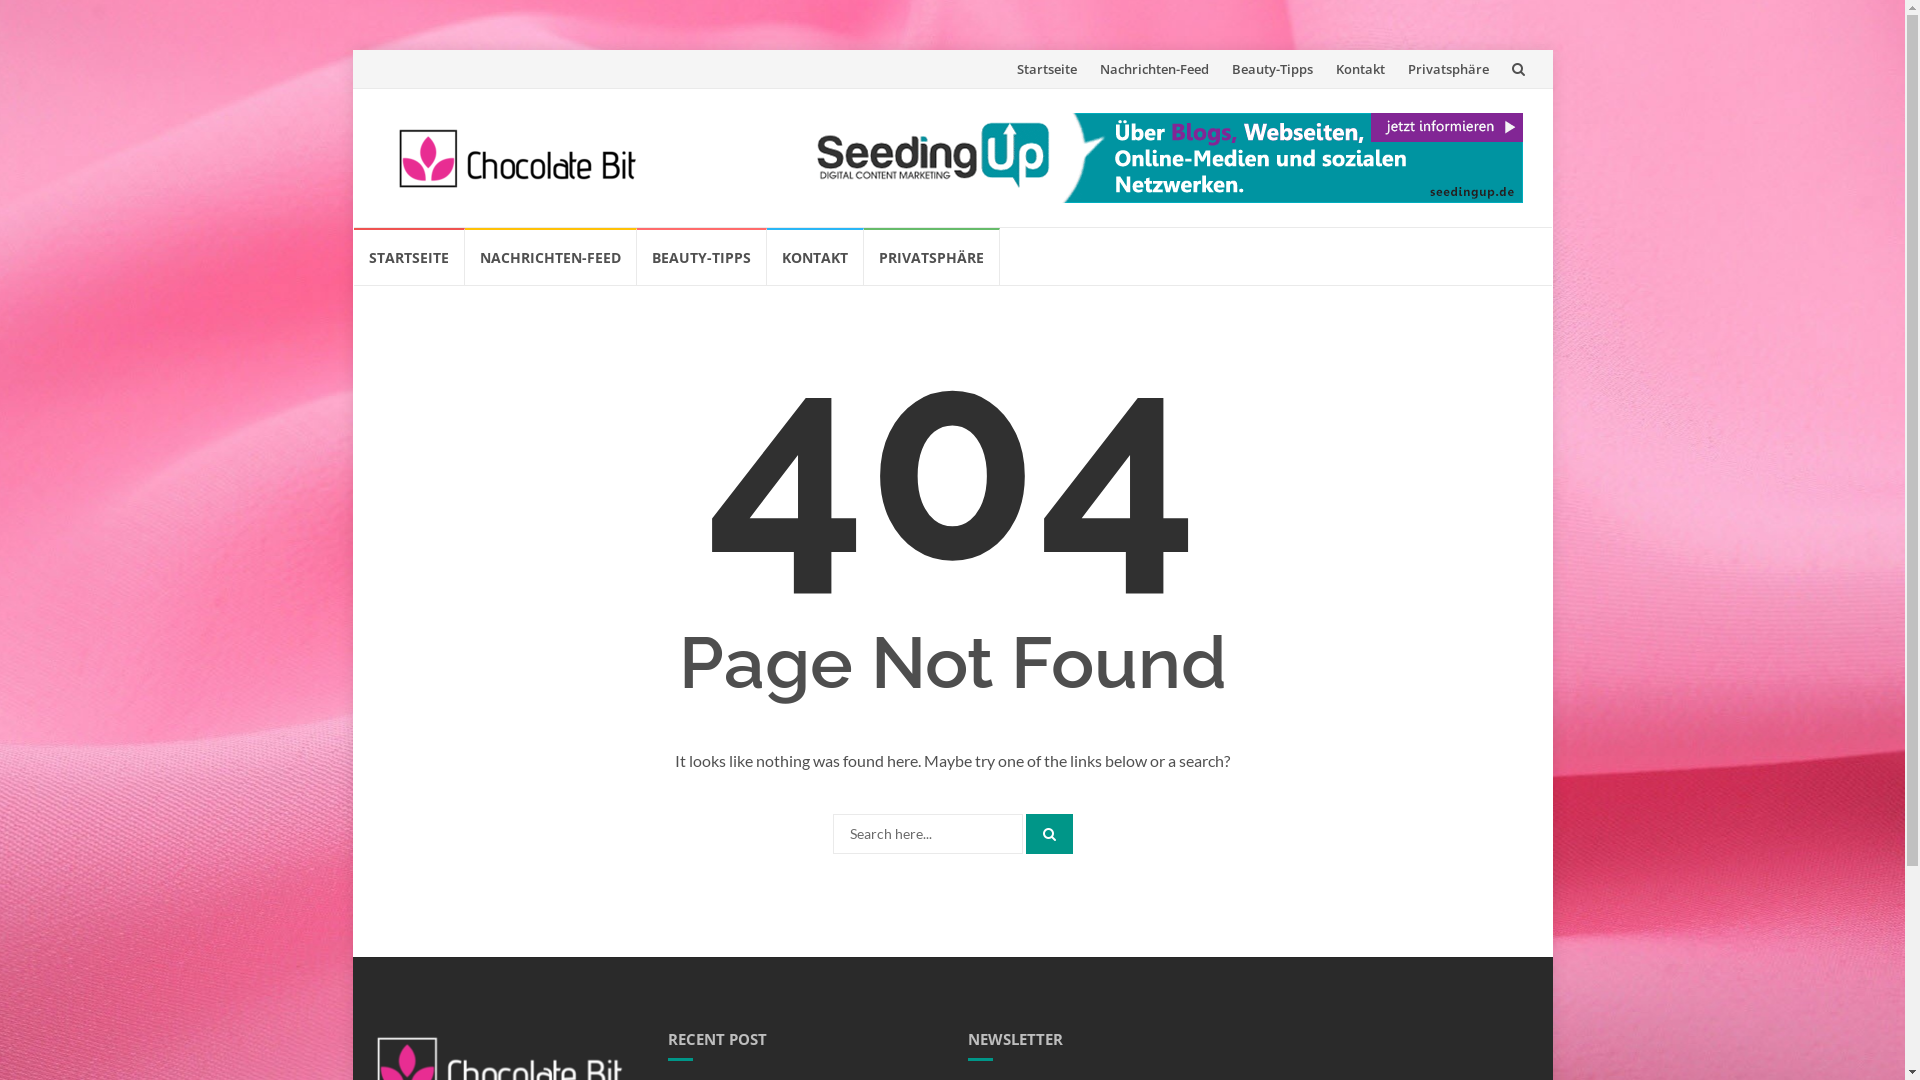 This screenshot has width=1920, height=1080. I want to click on 'Search', so click(1048, 833).